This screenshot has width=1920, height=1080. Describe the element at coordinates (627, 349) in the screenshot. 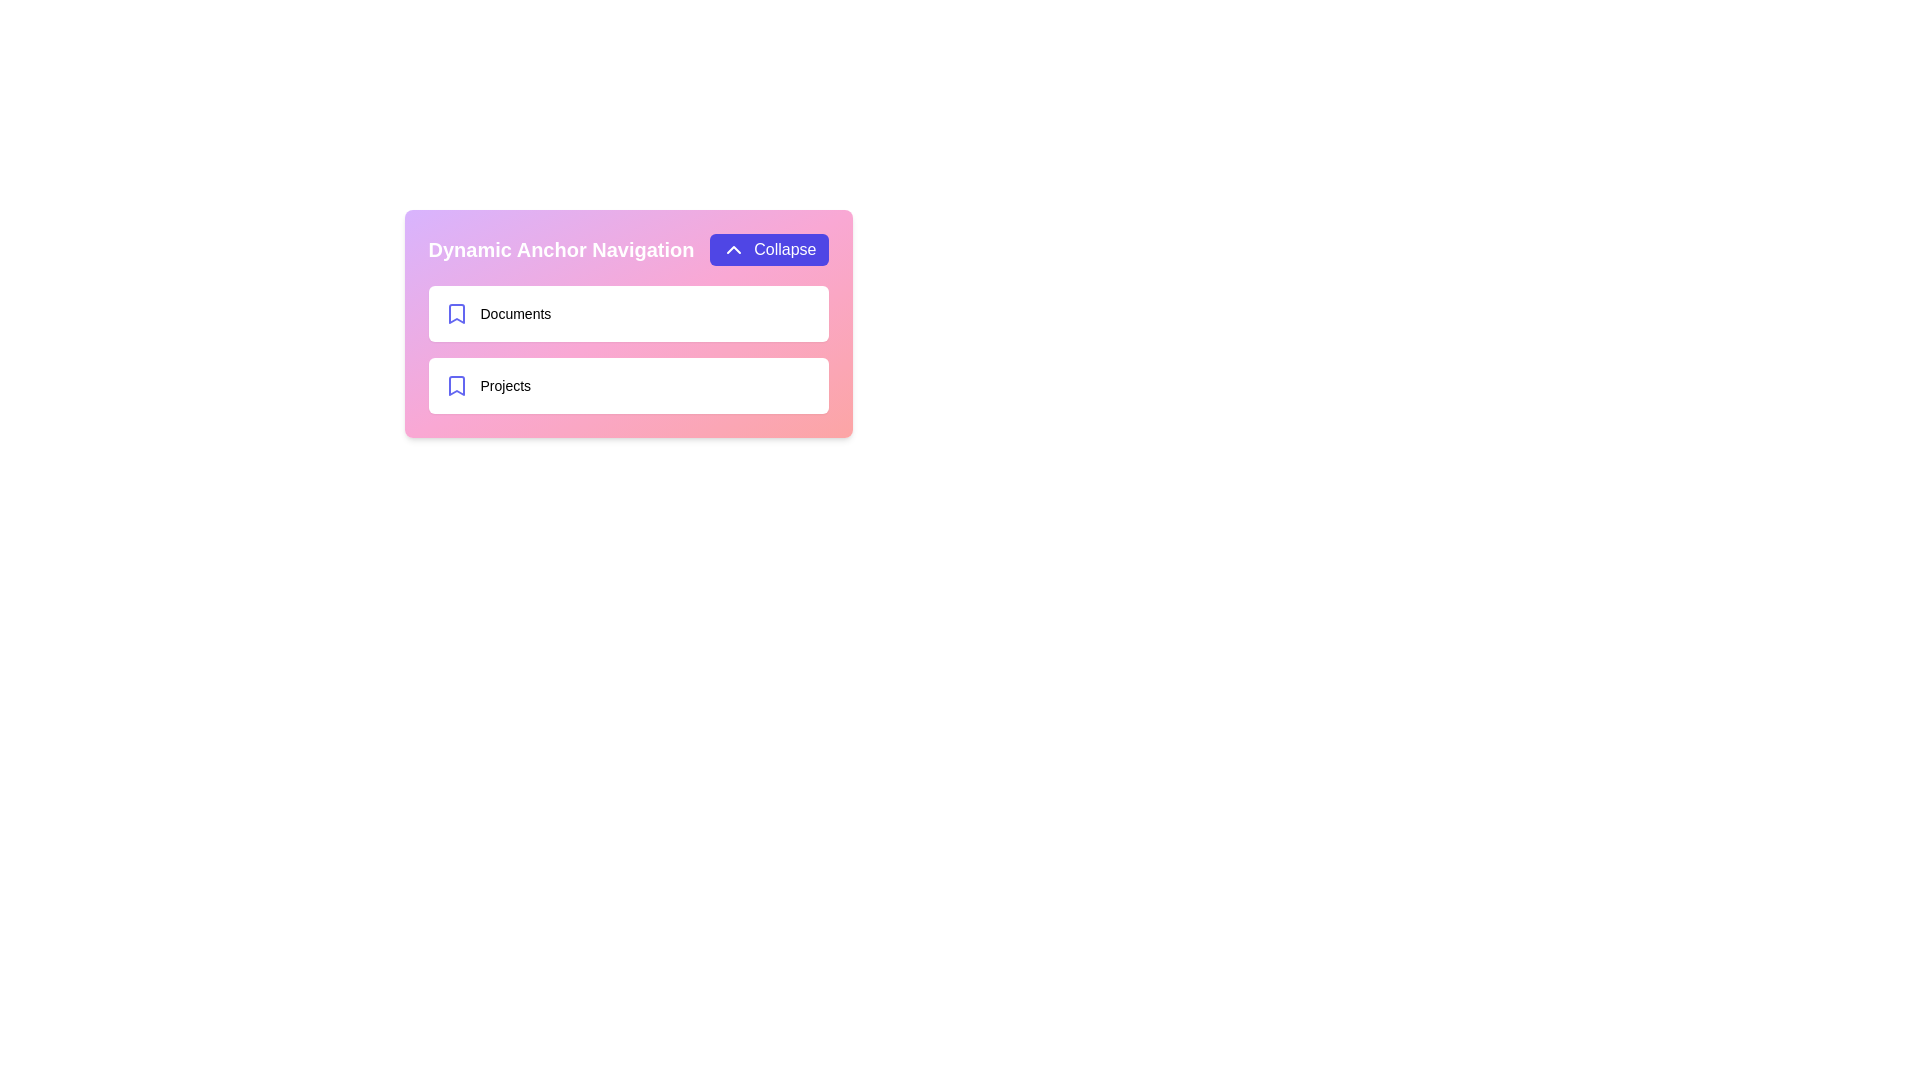

I see `the vertically-aligned Navigational Grouping element containing 'Documents' and 'Projects' items` at that location.